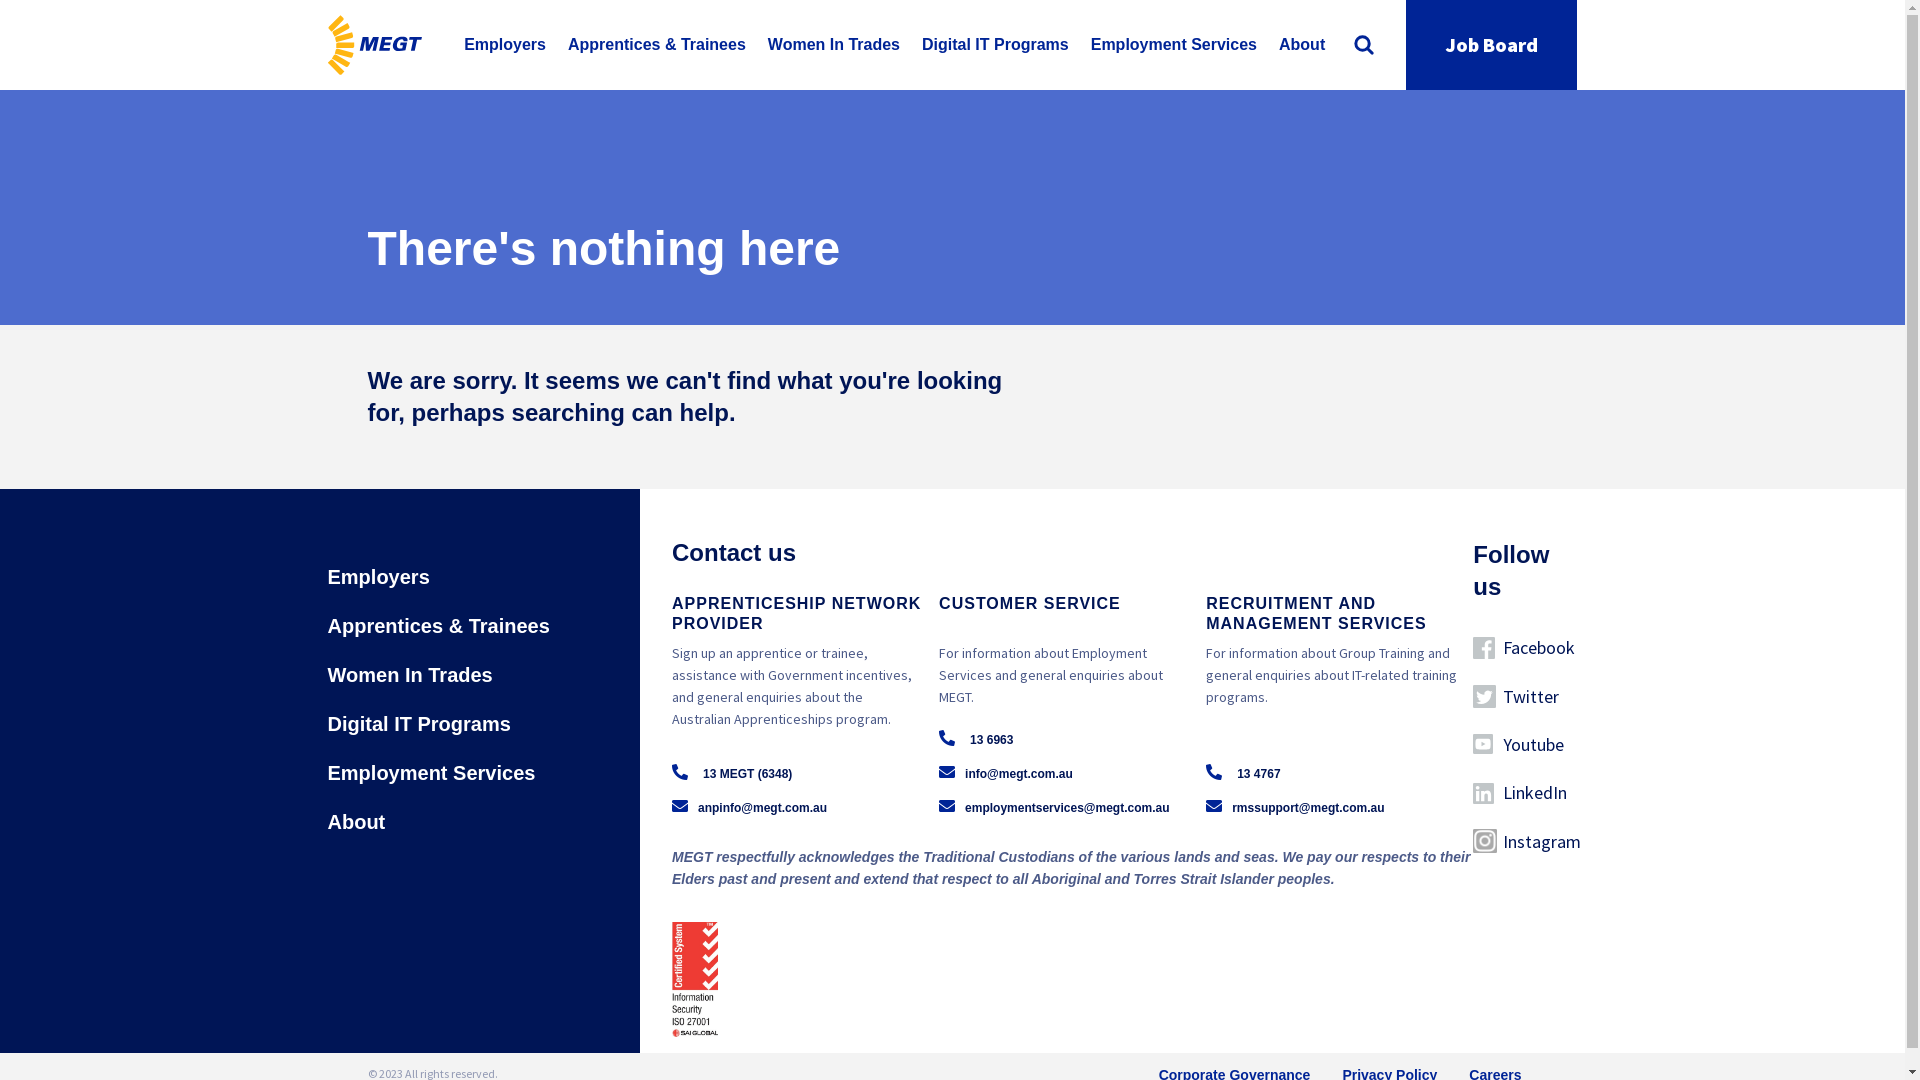 The image size is (1920, 1080). What do you see at coordinates (422, 723) in the screenshot?
I see `'Digital IT Programs'` at bounding box center [422, 723].